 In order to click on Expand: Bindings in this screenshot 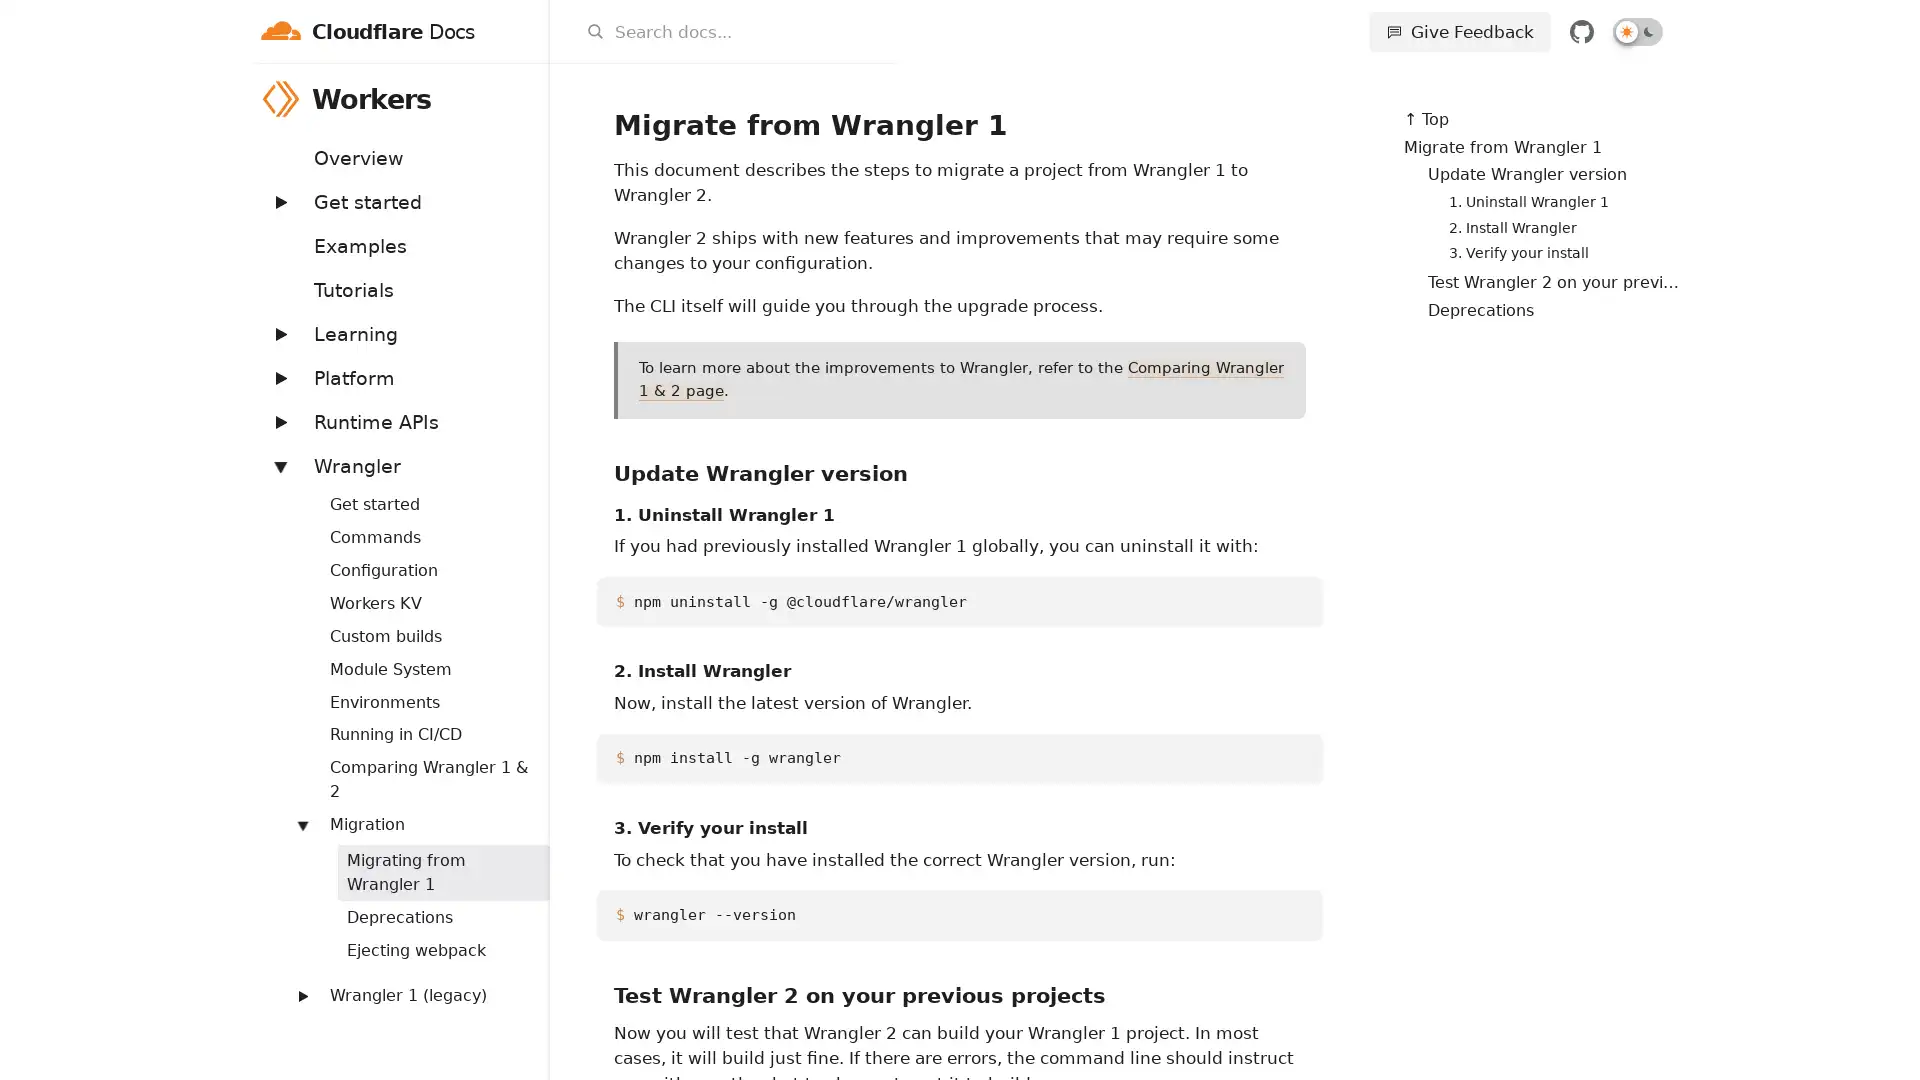, I will do `click(291, 447)`.